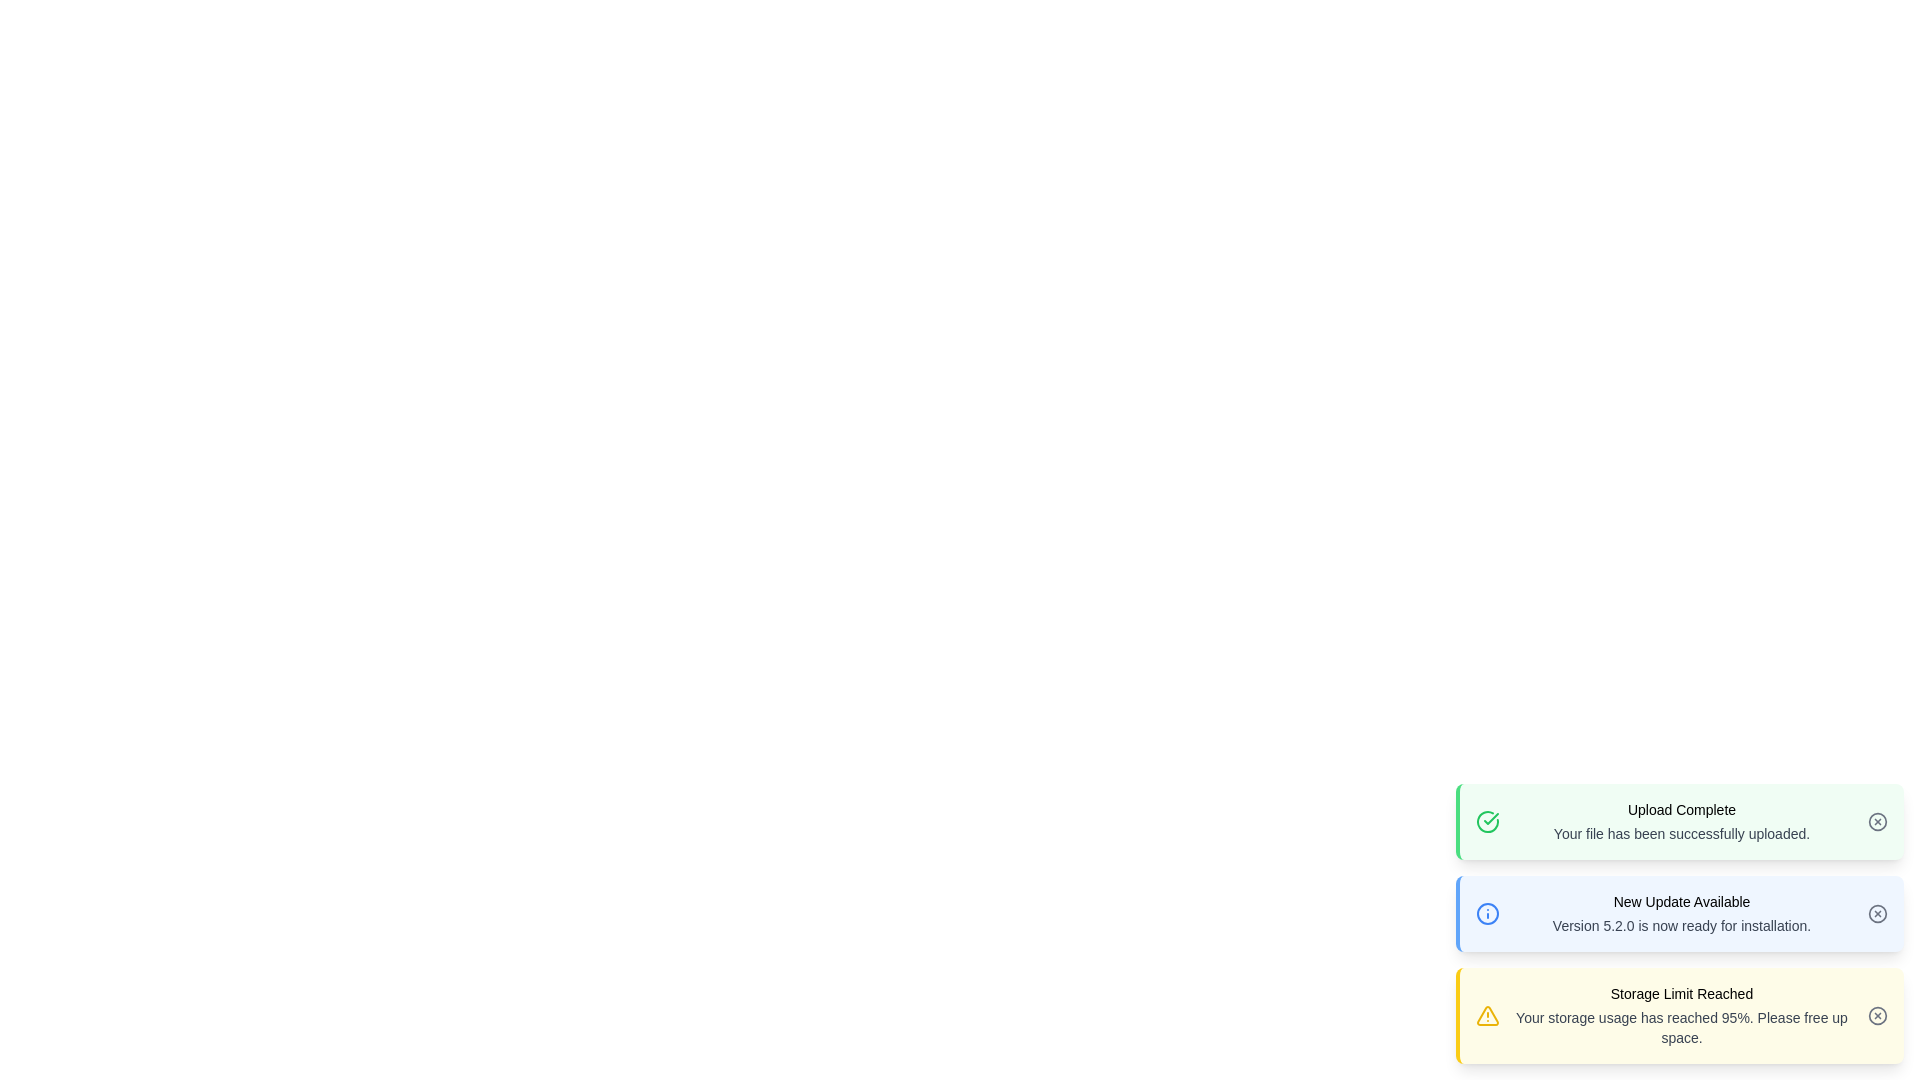 The height and width of the screenshot is (1080, 1920). I want to click on the Circle graphical component used as a dismiss button within the 'Storage Limit Reached' notification card, located at the bottom-right corner of the interface, so click(1876, 1015).